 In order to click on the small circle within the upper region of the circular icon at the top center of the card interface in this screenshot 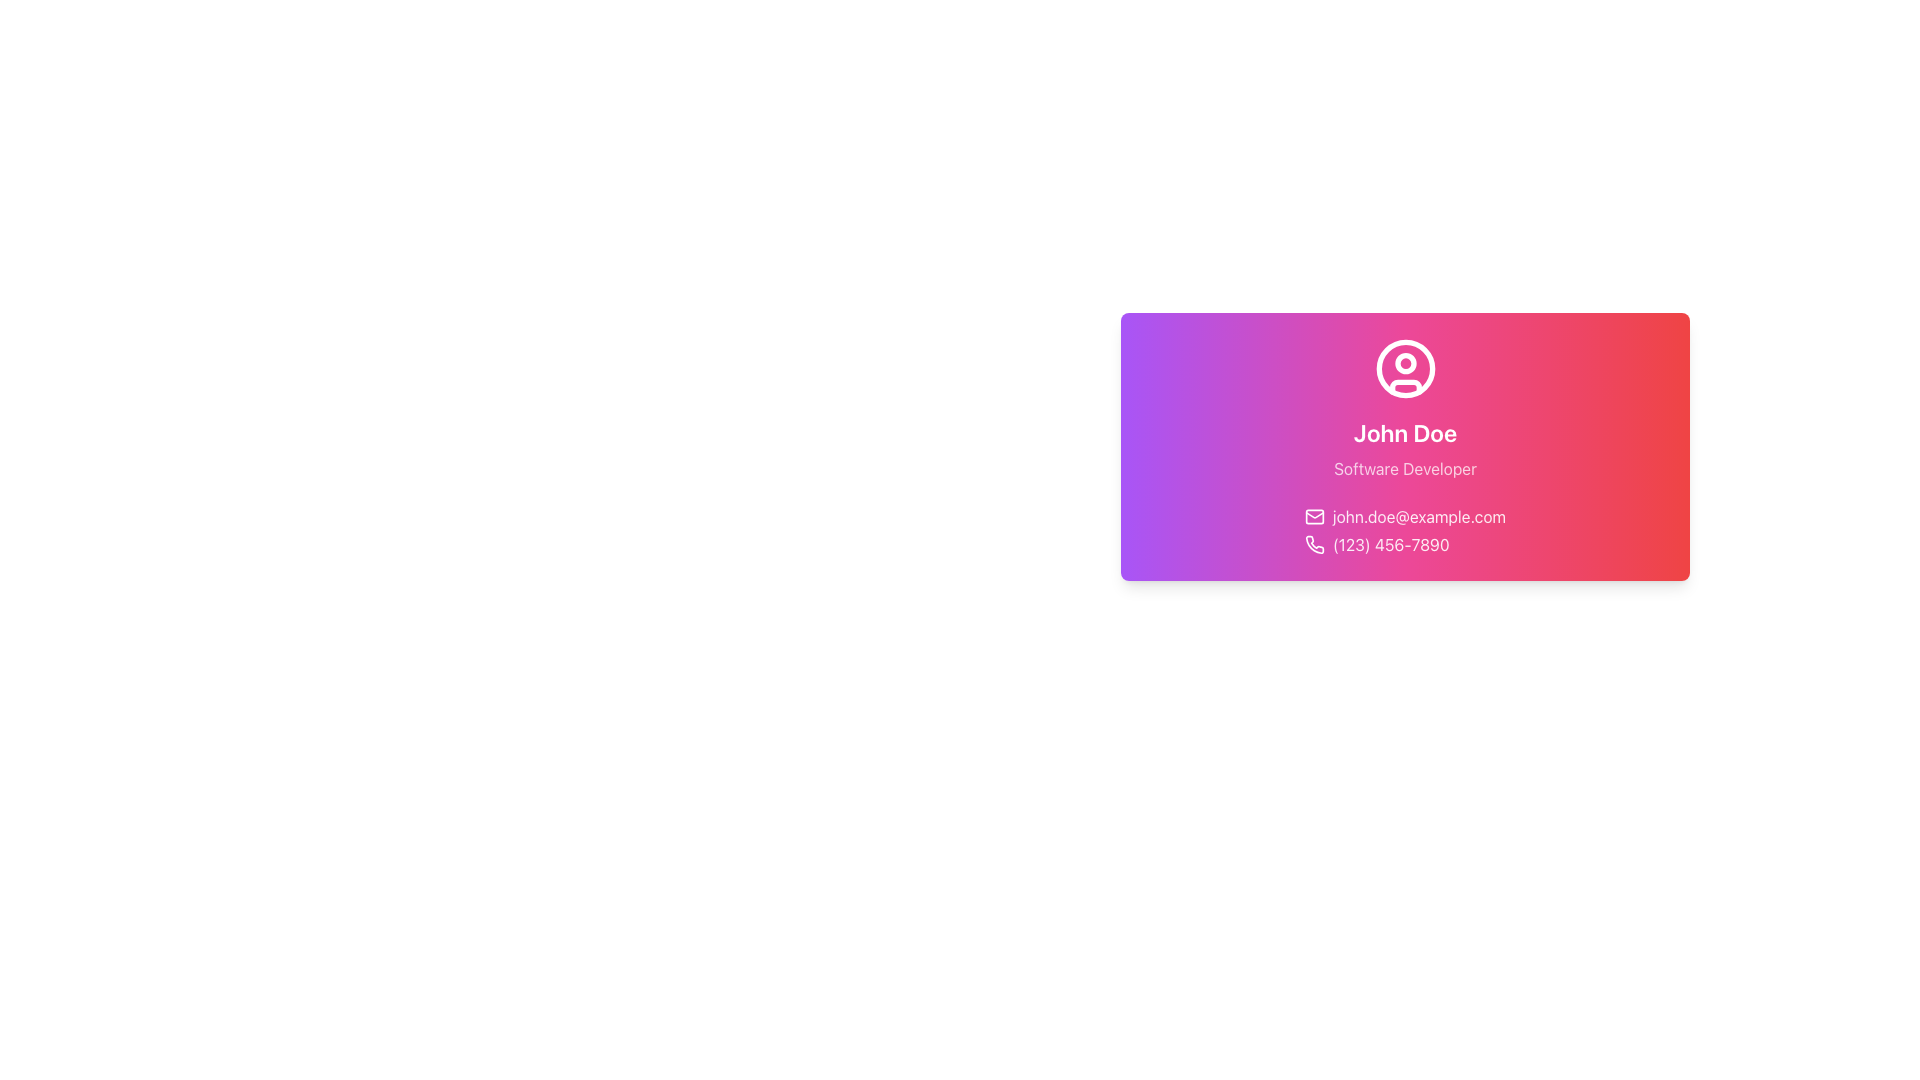, I will do `click(1404, 363)`.